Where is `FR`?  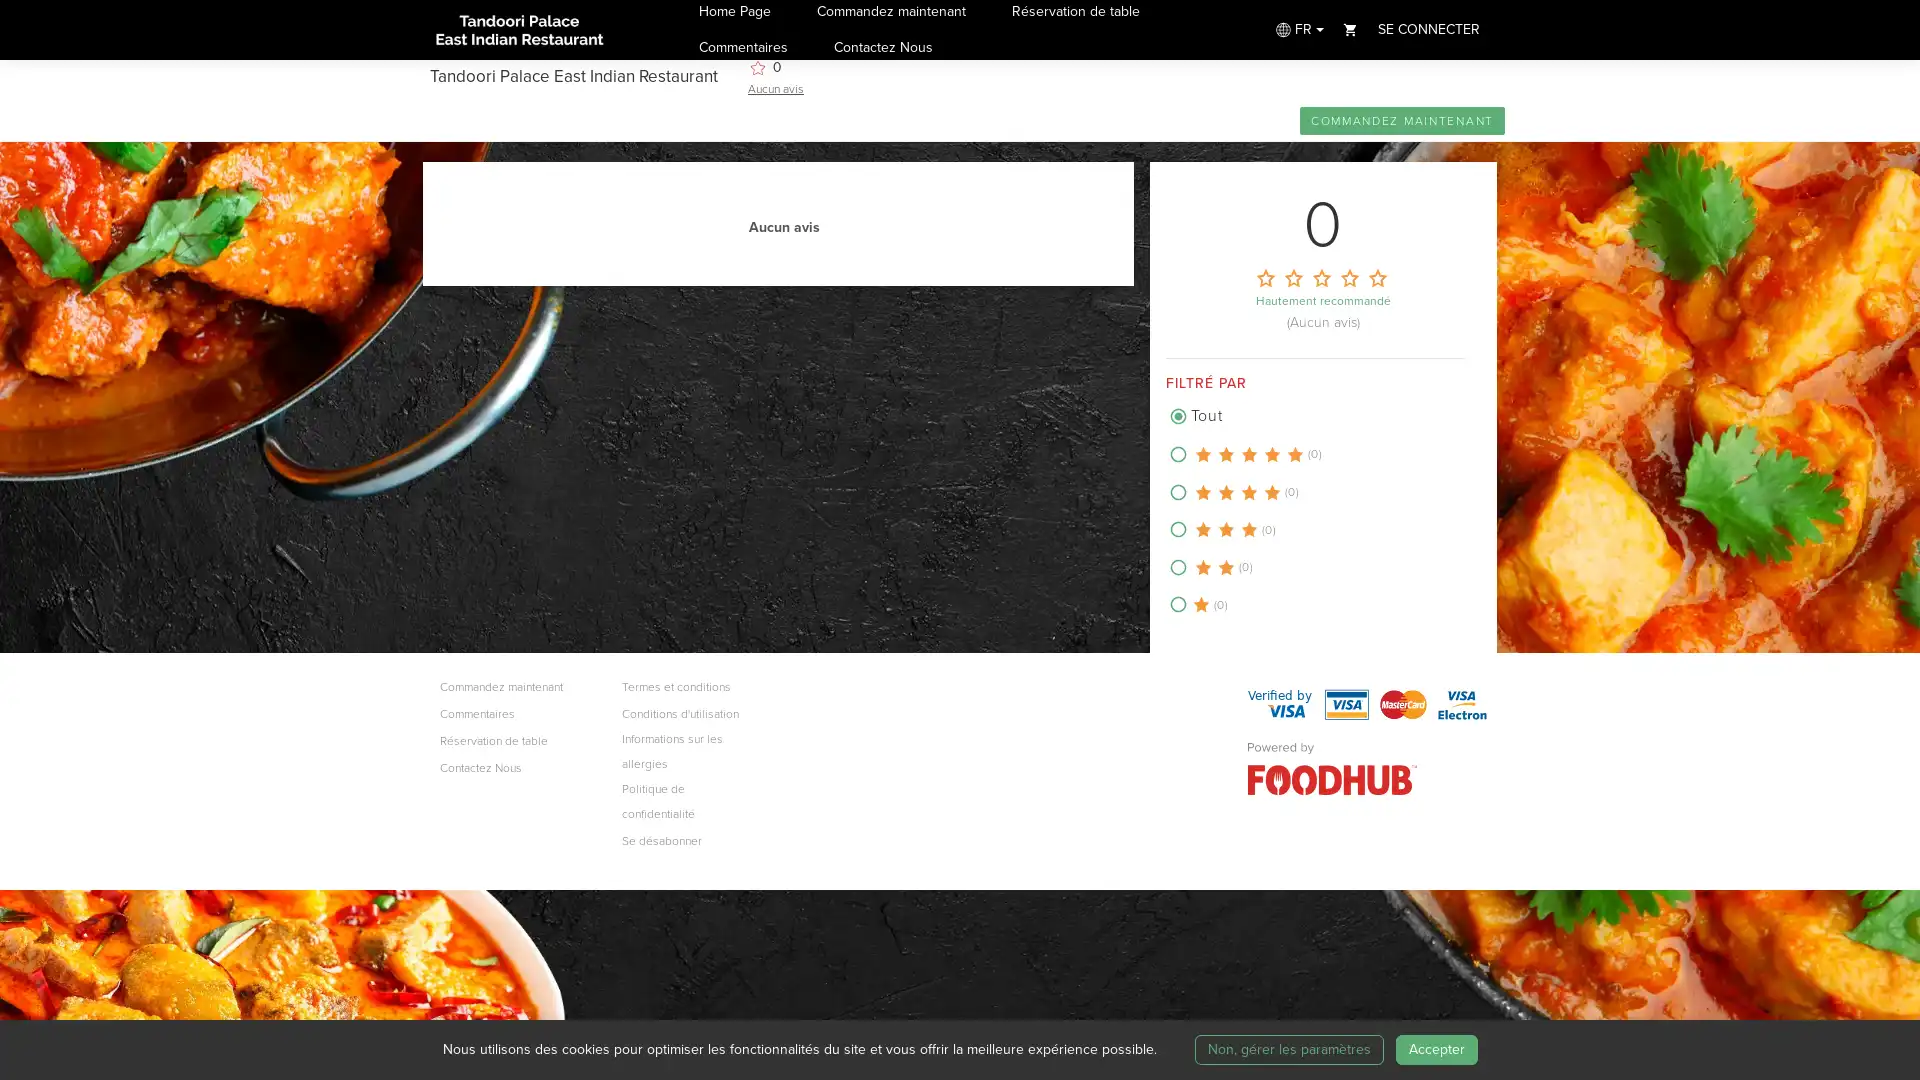
FR is located at coordinates (1297, 29).